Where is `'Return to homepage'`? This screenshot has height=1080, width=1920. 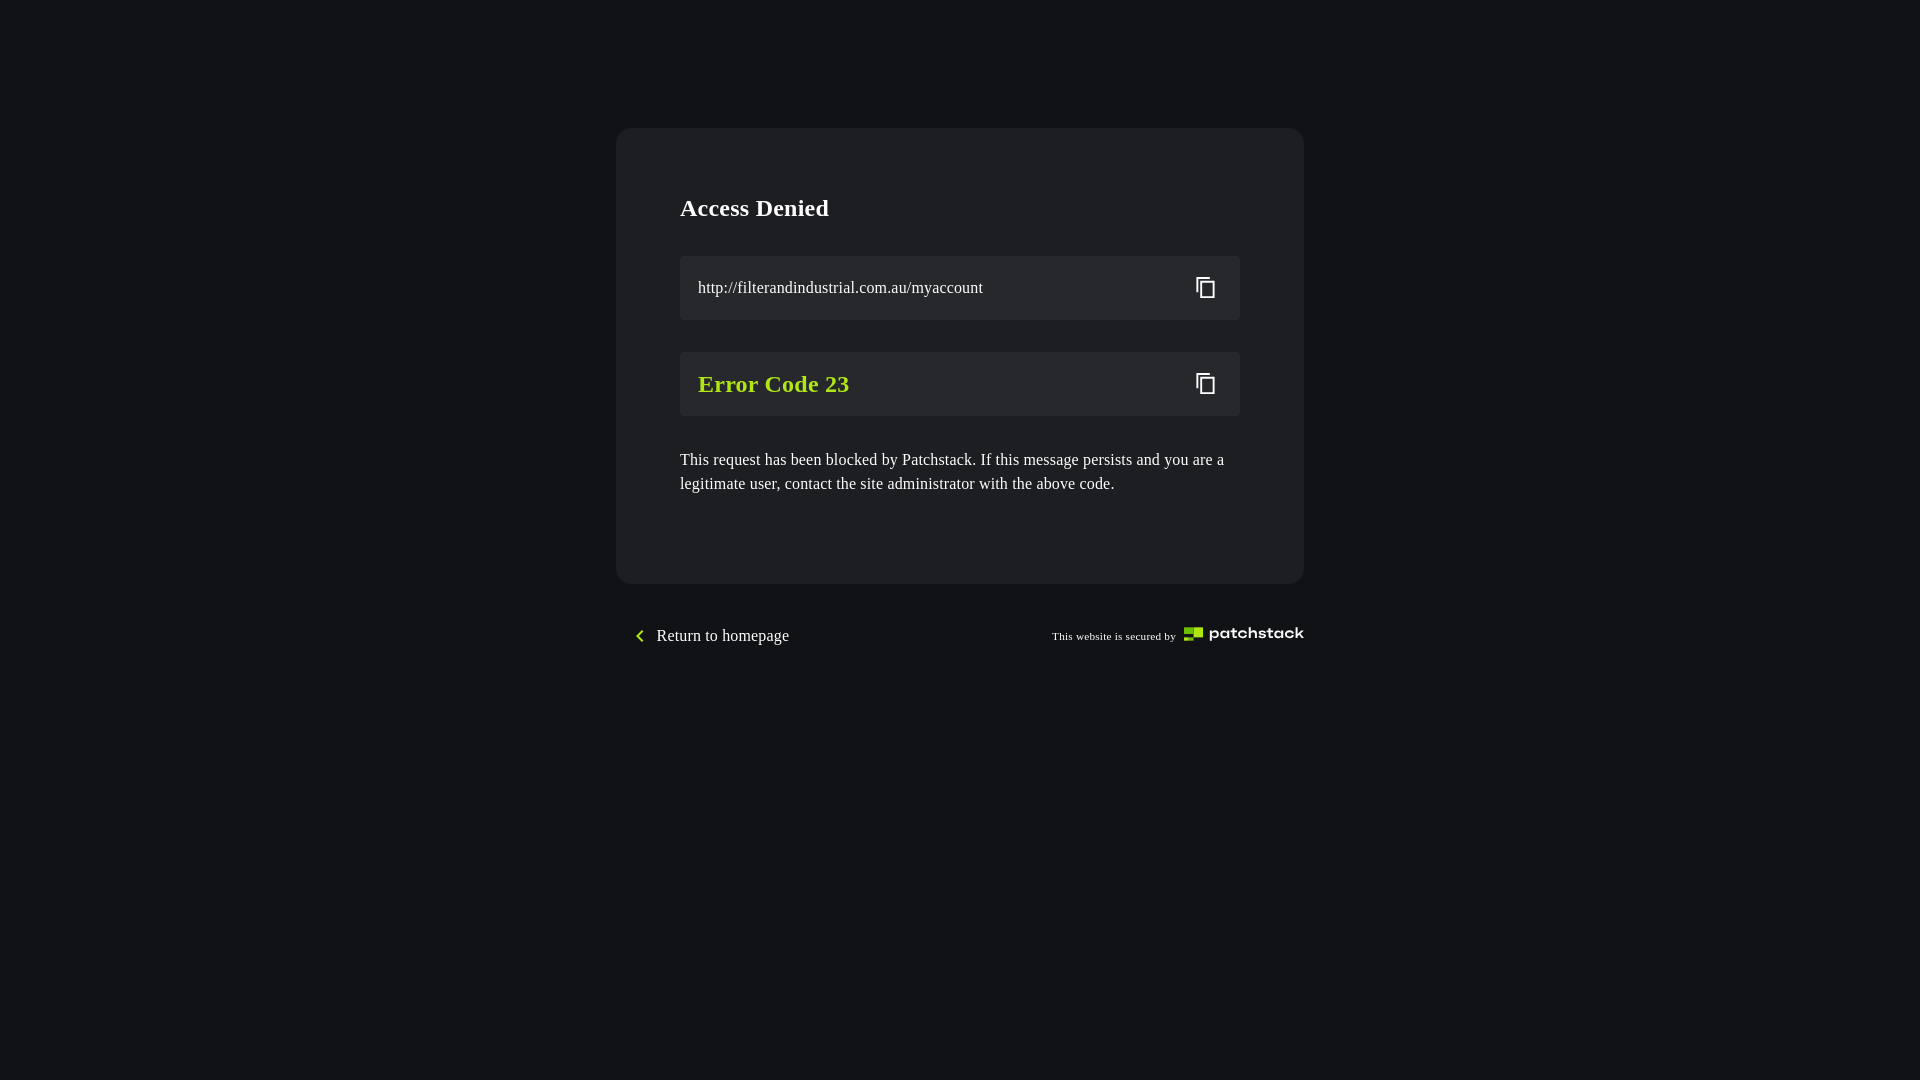
'Return to homepage' is located at coordinates (722, 636).